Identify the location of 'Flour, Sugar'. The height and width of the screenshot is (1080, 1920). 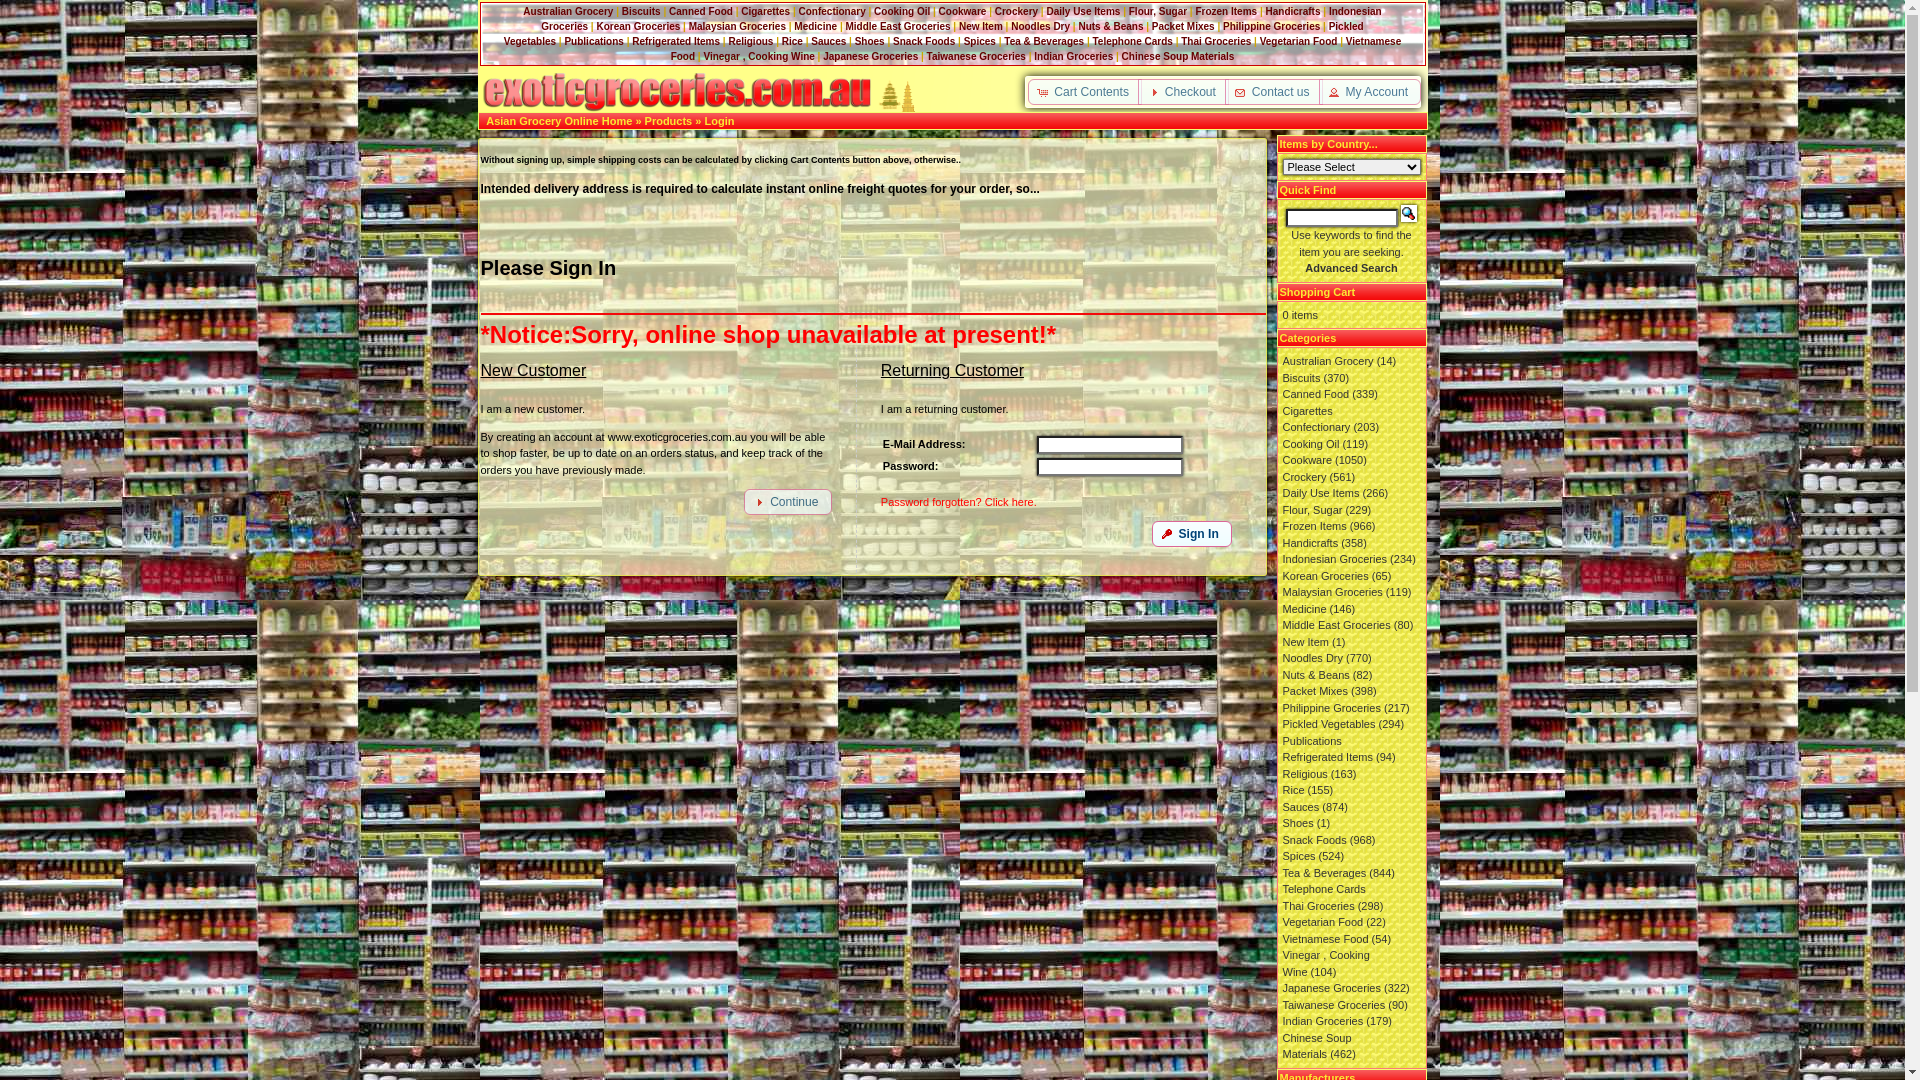
(1128, 11).